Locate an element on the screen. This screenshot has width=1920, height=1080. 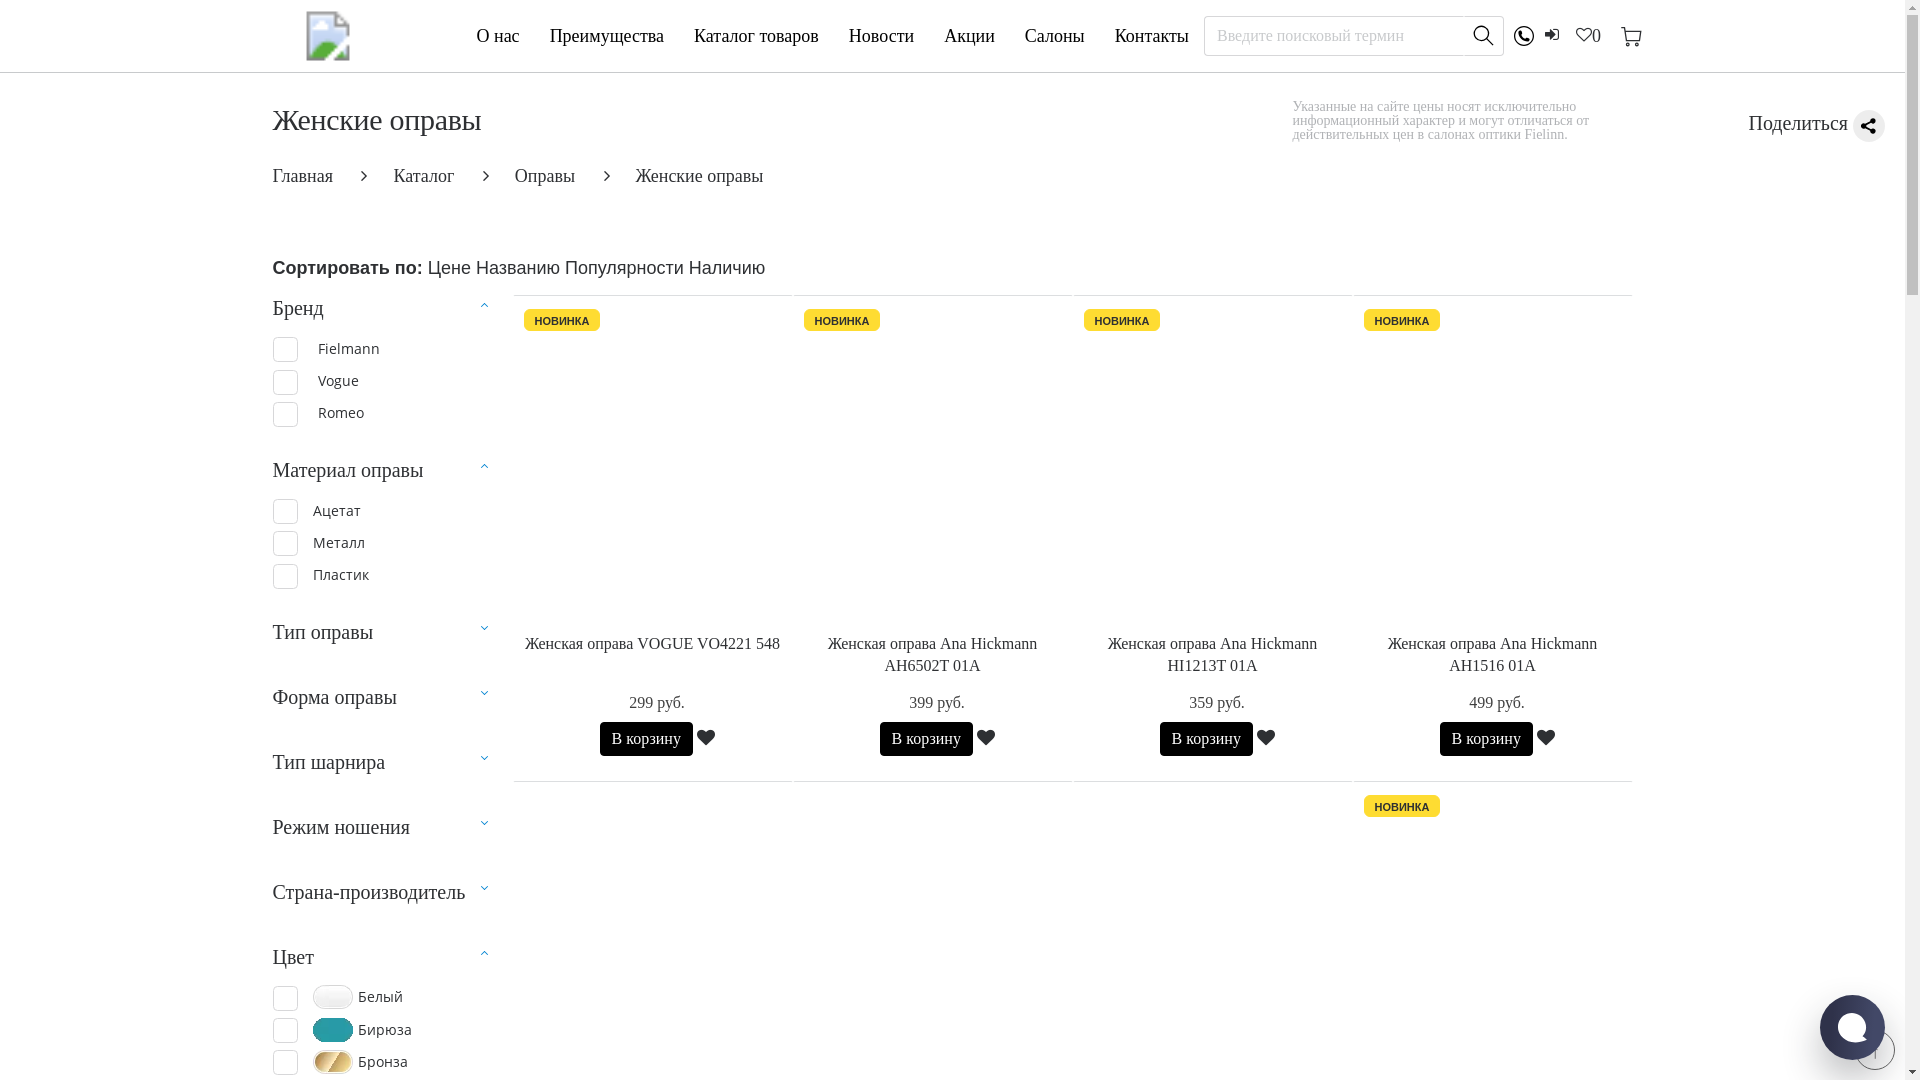
'Vogue' is located at coordinates (314, 380).